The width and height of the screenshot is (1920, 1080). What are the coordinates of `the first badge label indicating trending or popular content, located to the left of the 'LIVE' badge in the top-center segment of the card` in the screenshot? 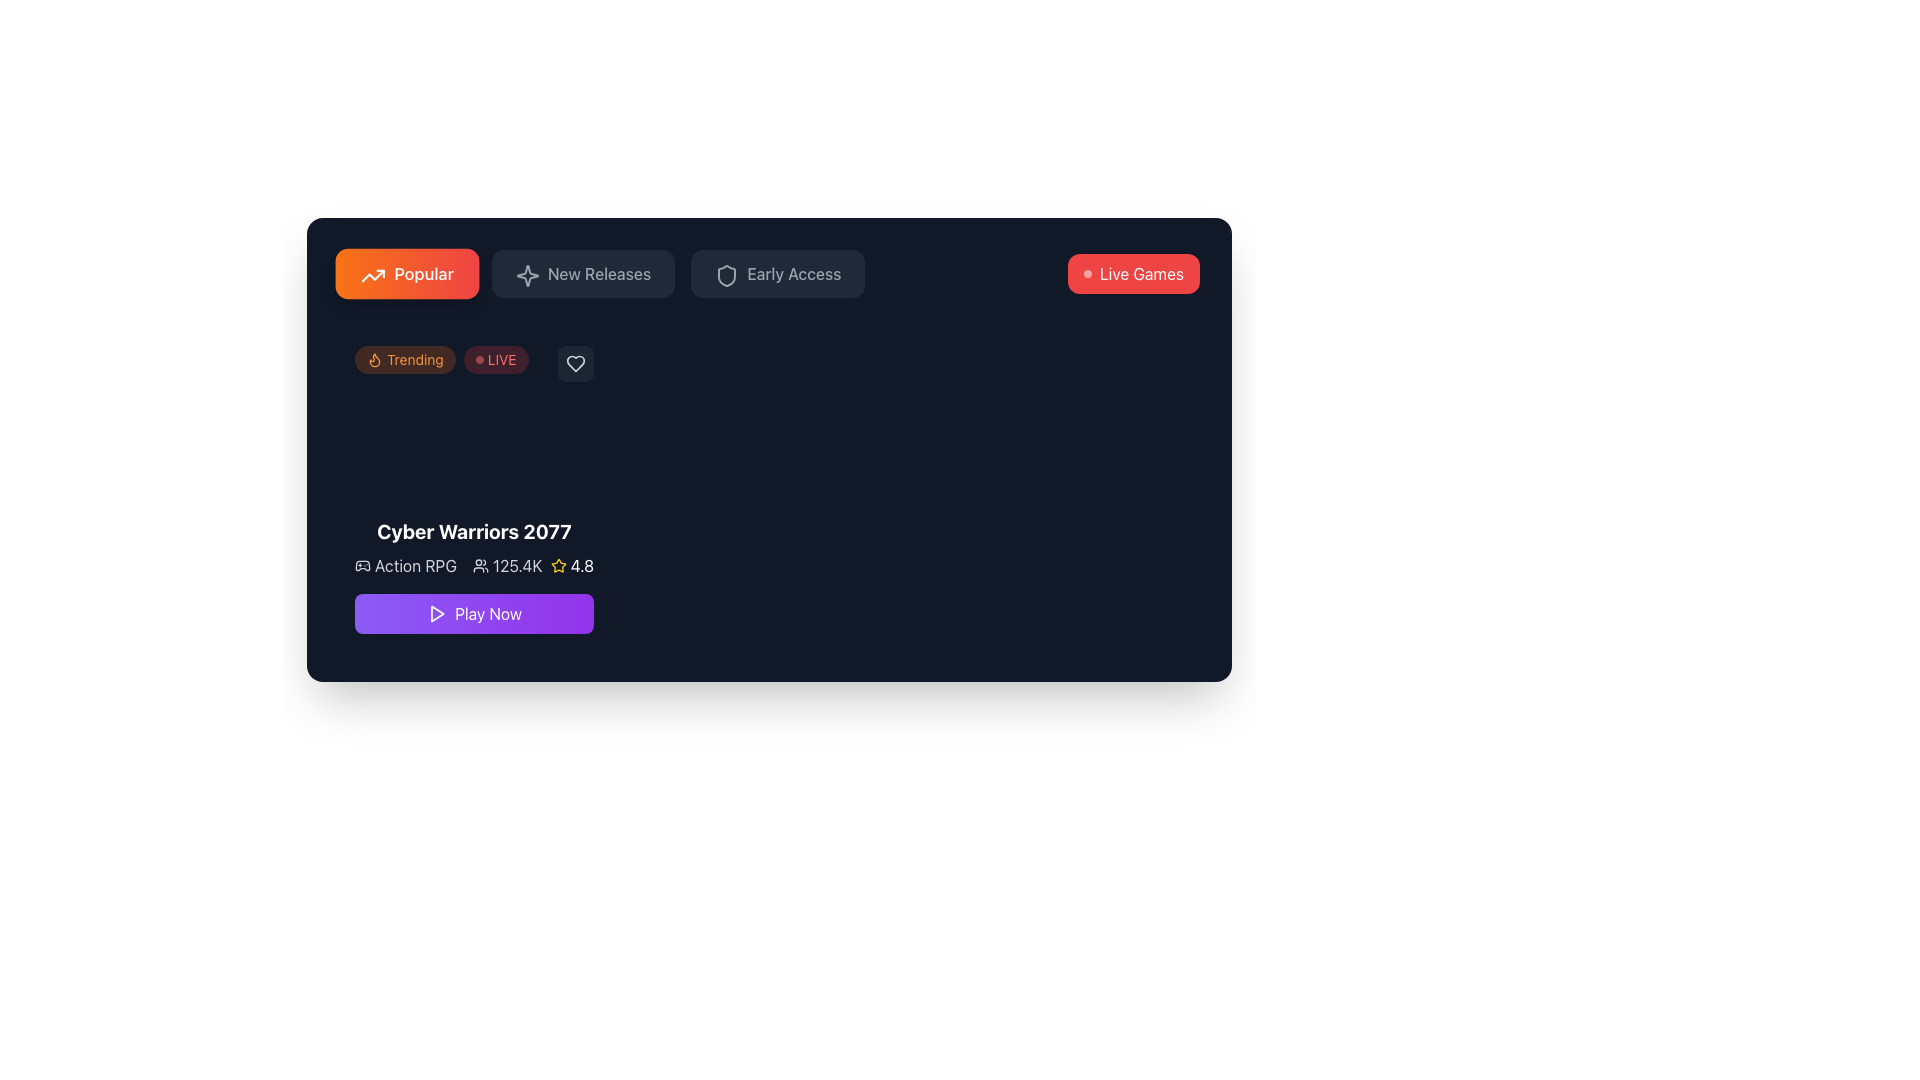 It's located at (404, 358).